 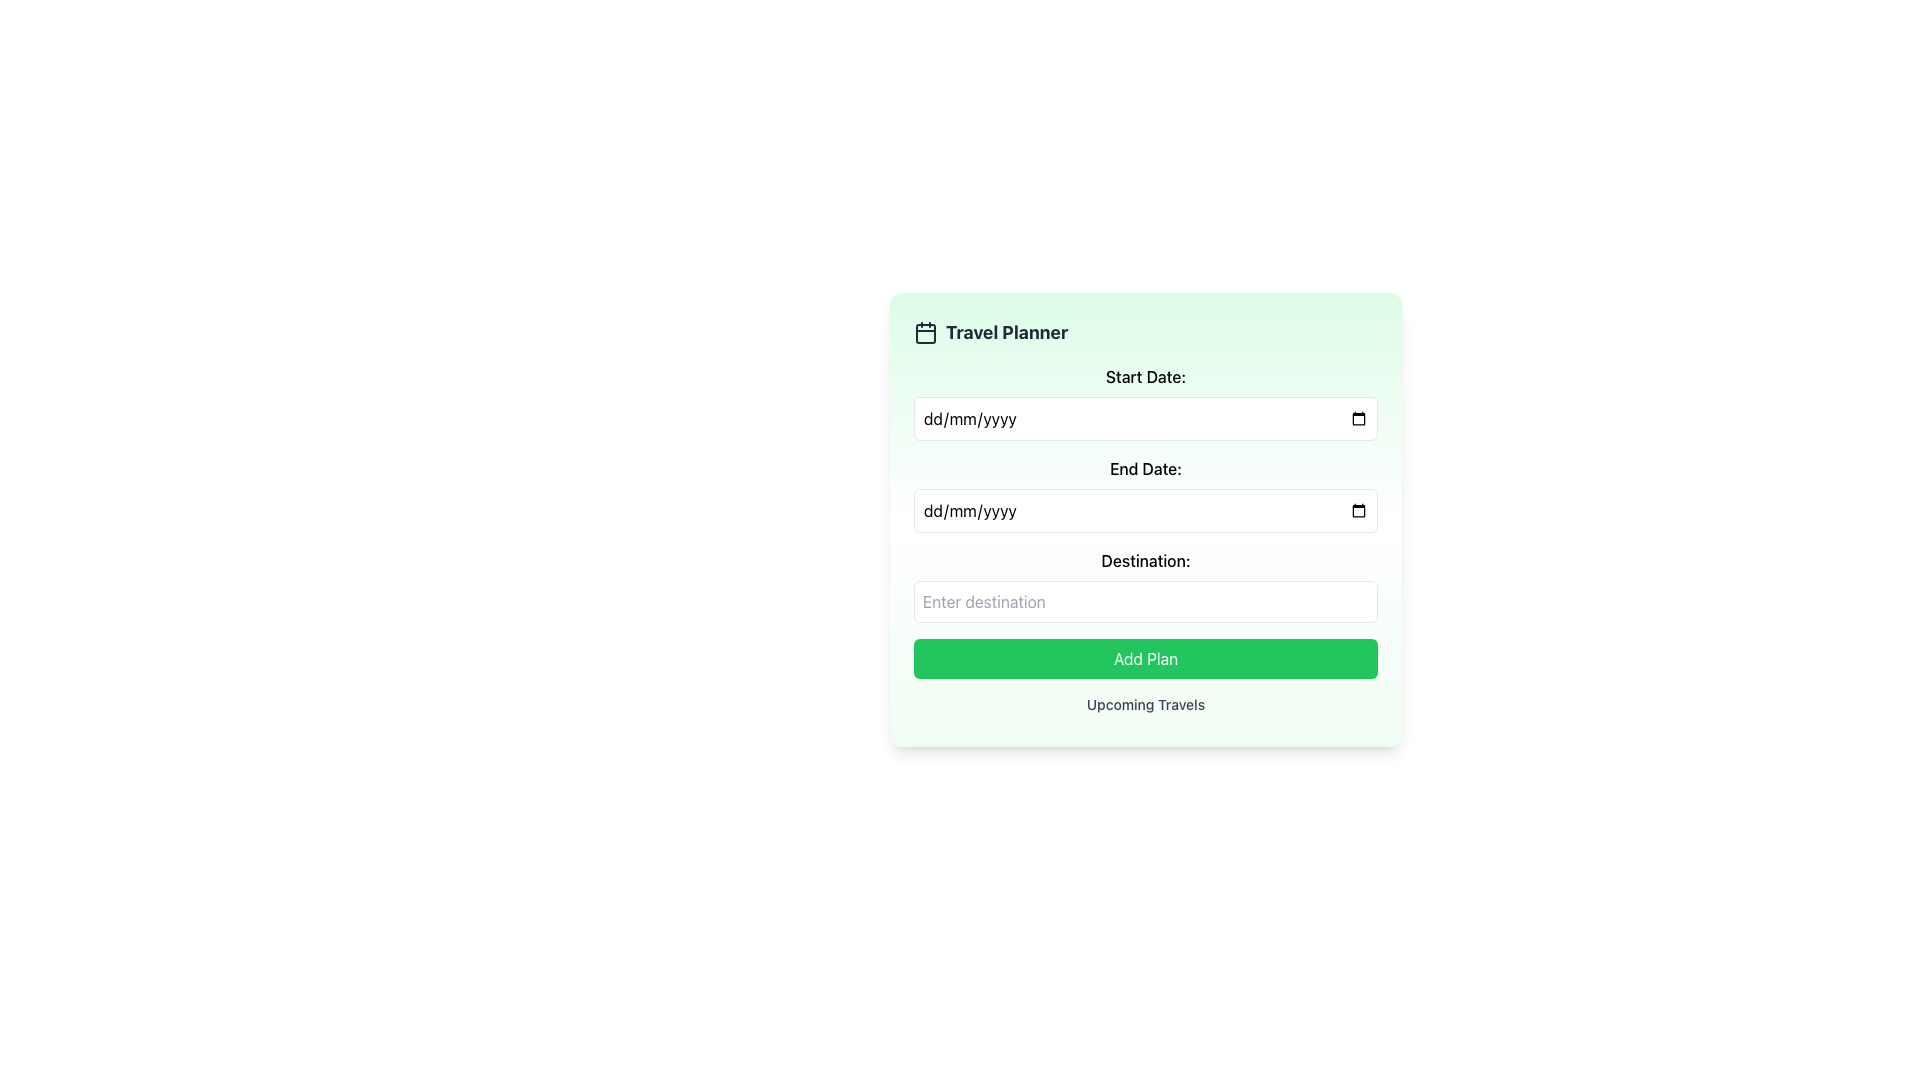 I want to click on the 'End Date:' text label to read it, which is centrally aligned above the date input field in the travel plan form layout, so click(x=1146, y=469).